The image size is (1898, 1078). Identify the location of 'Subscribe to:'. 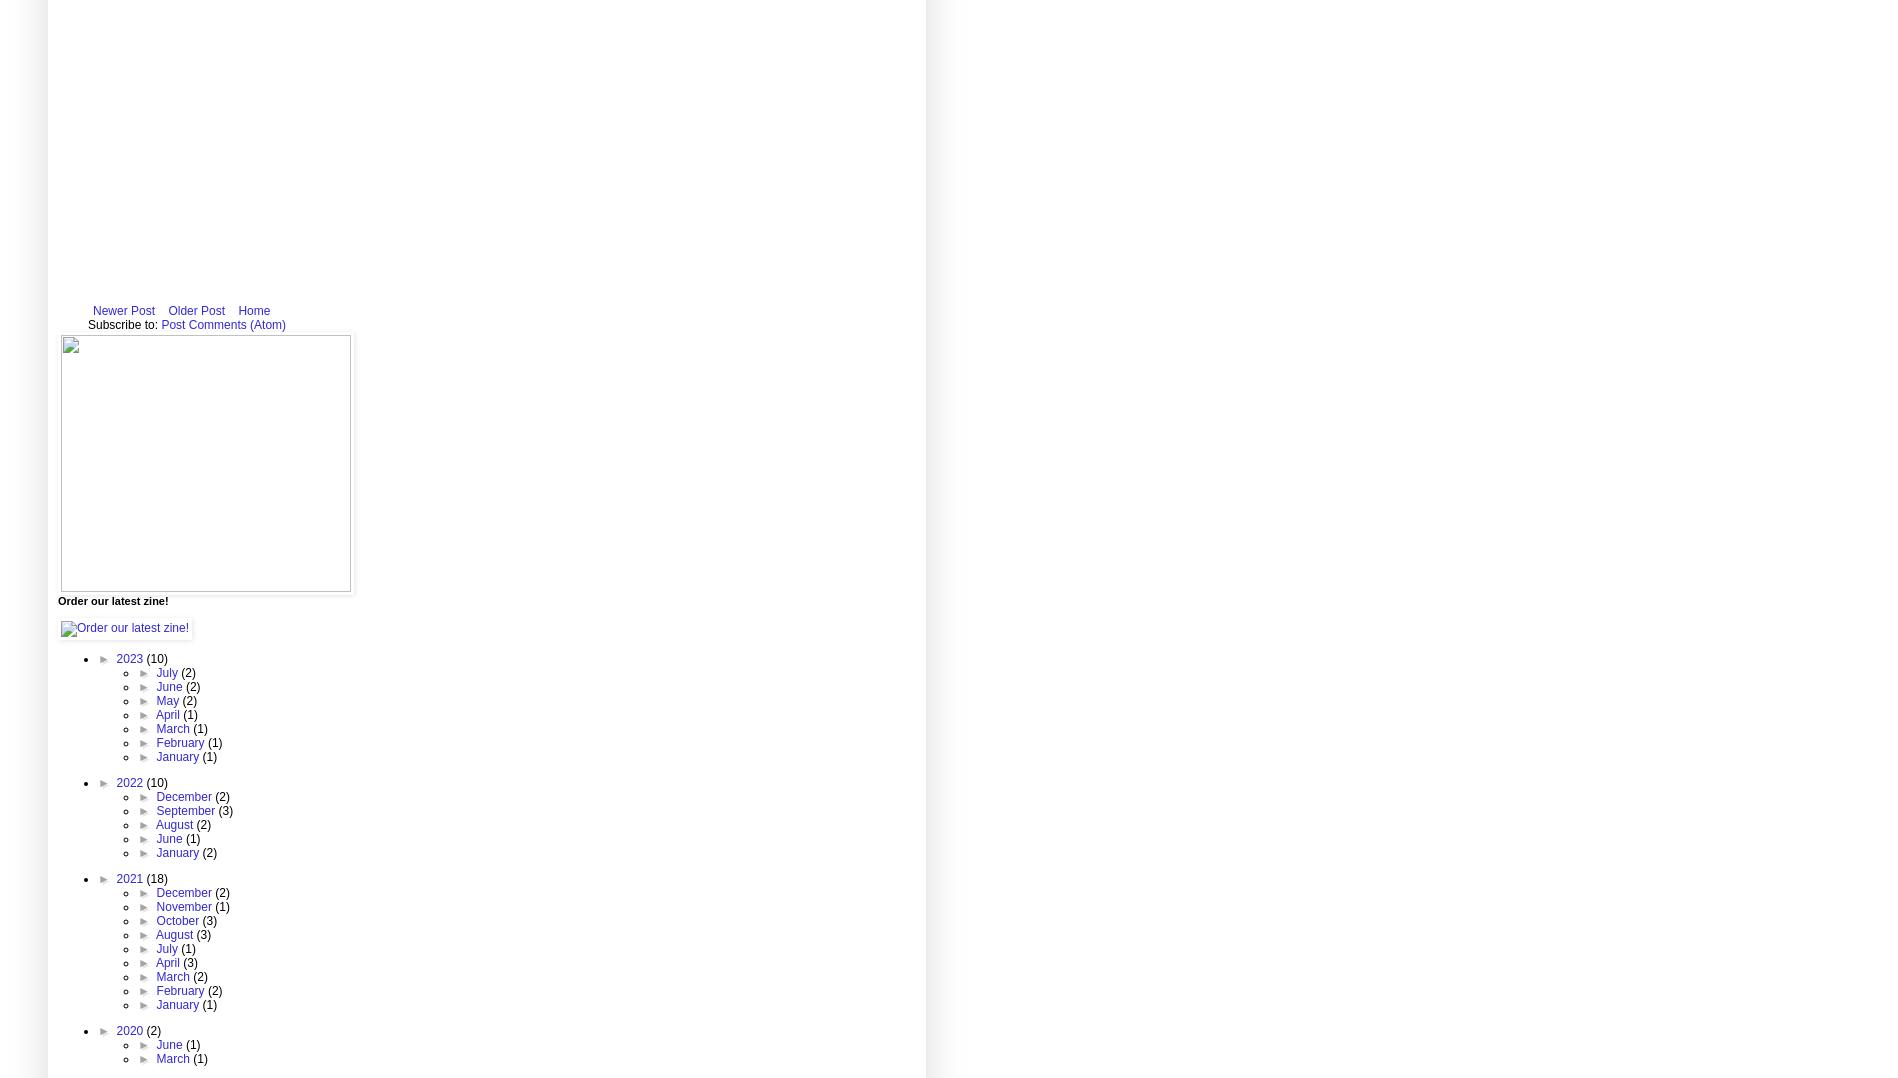
(88, 324).